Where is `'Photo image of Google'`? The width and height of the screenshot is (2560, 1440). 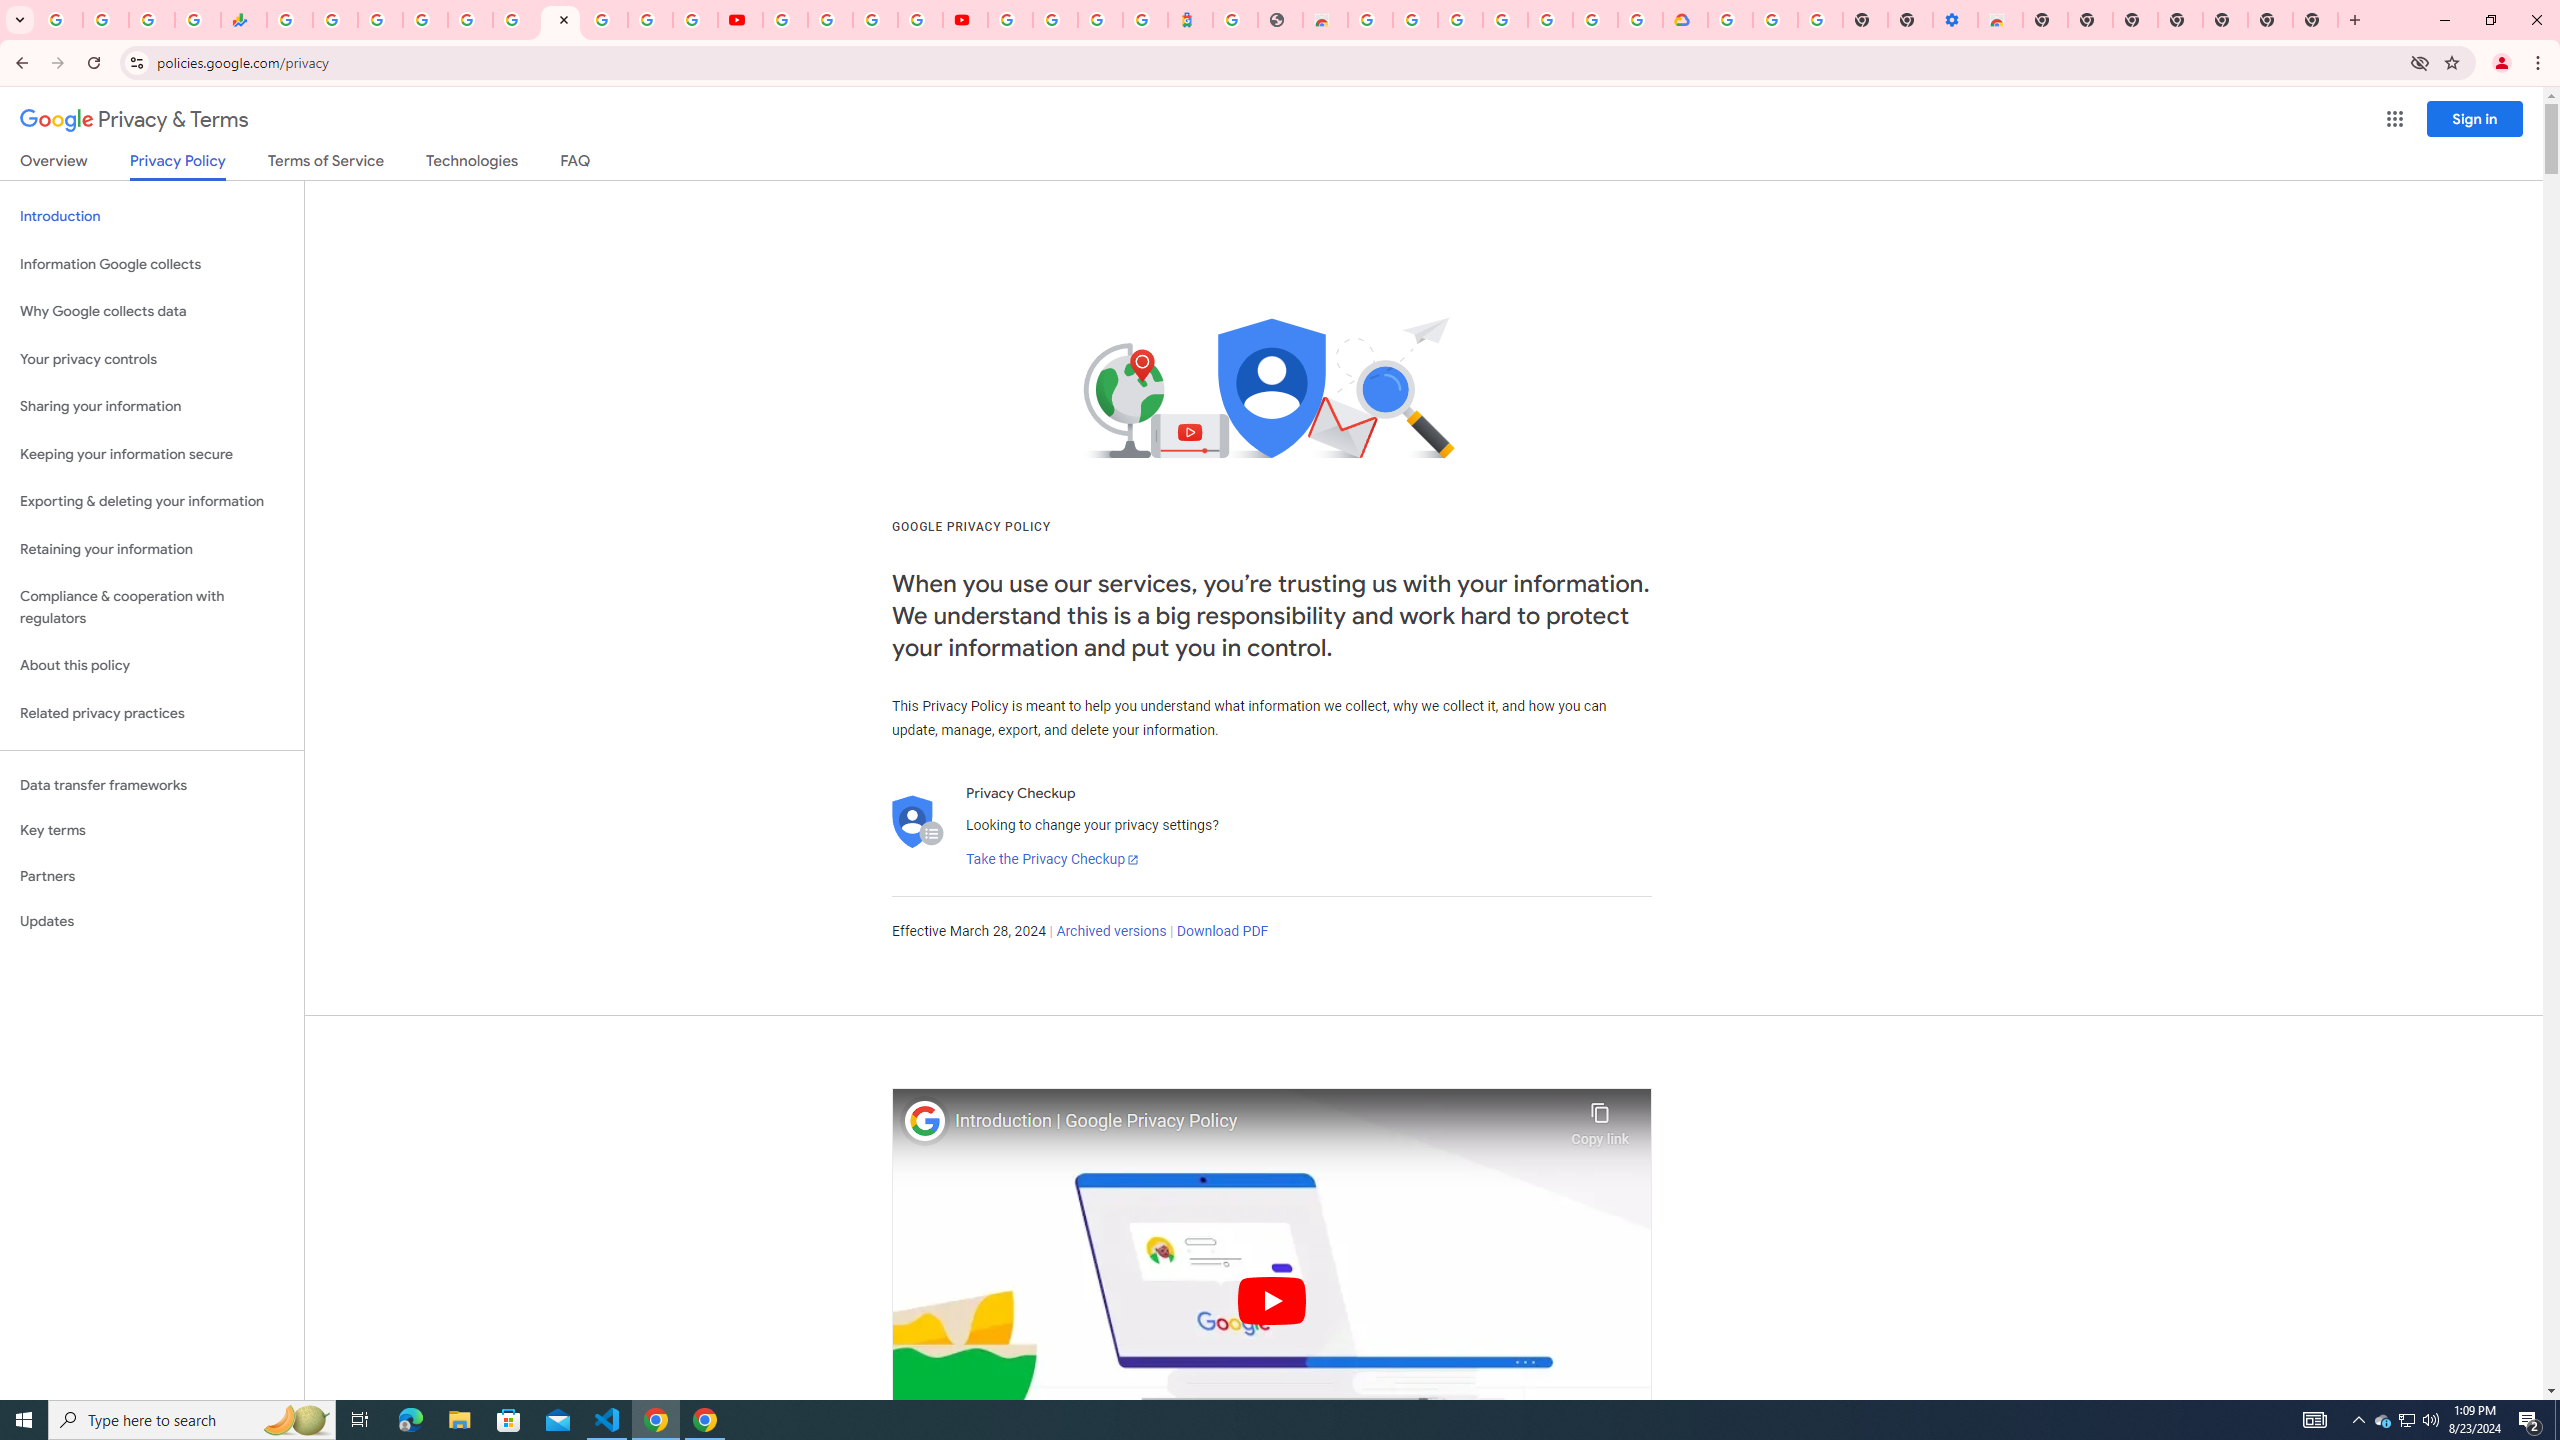
'Photo image of Google' is located at coordinates (925, 1119).